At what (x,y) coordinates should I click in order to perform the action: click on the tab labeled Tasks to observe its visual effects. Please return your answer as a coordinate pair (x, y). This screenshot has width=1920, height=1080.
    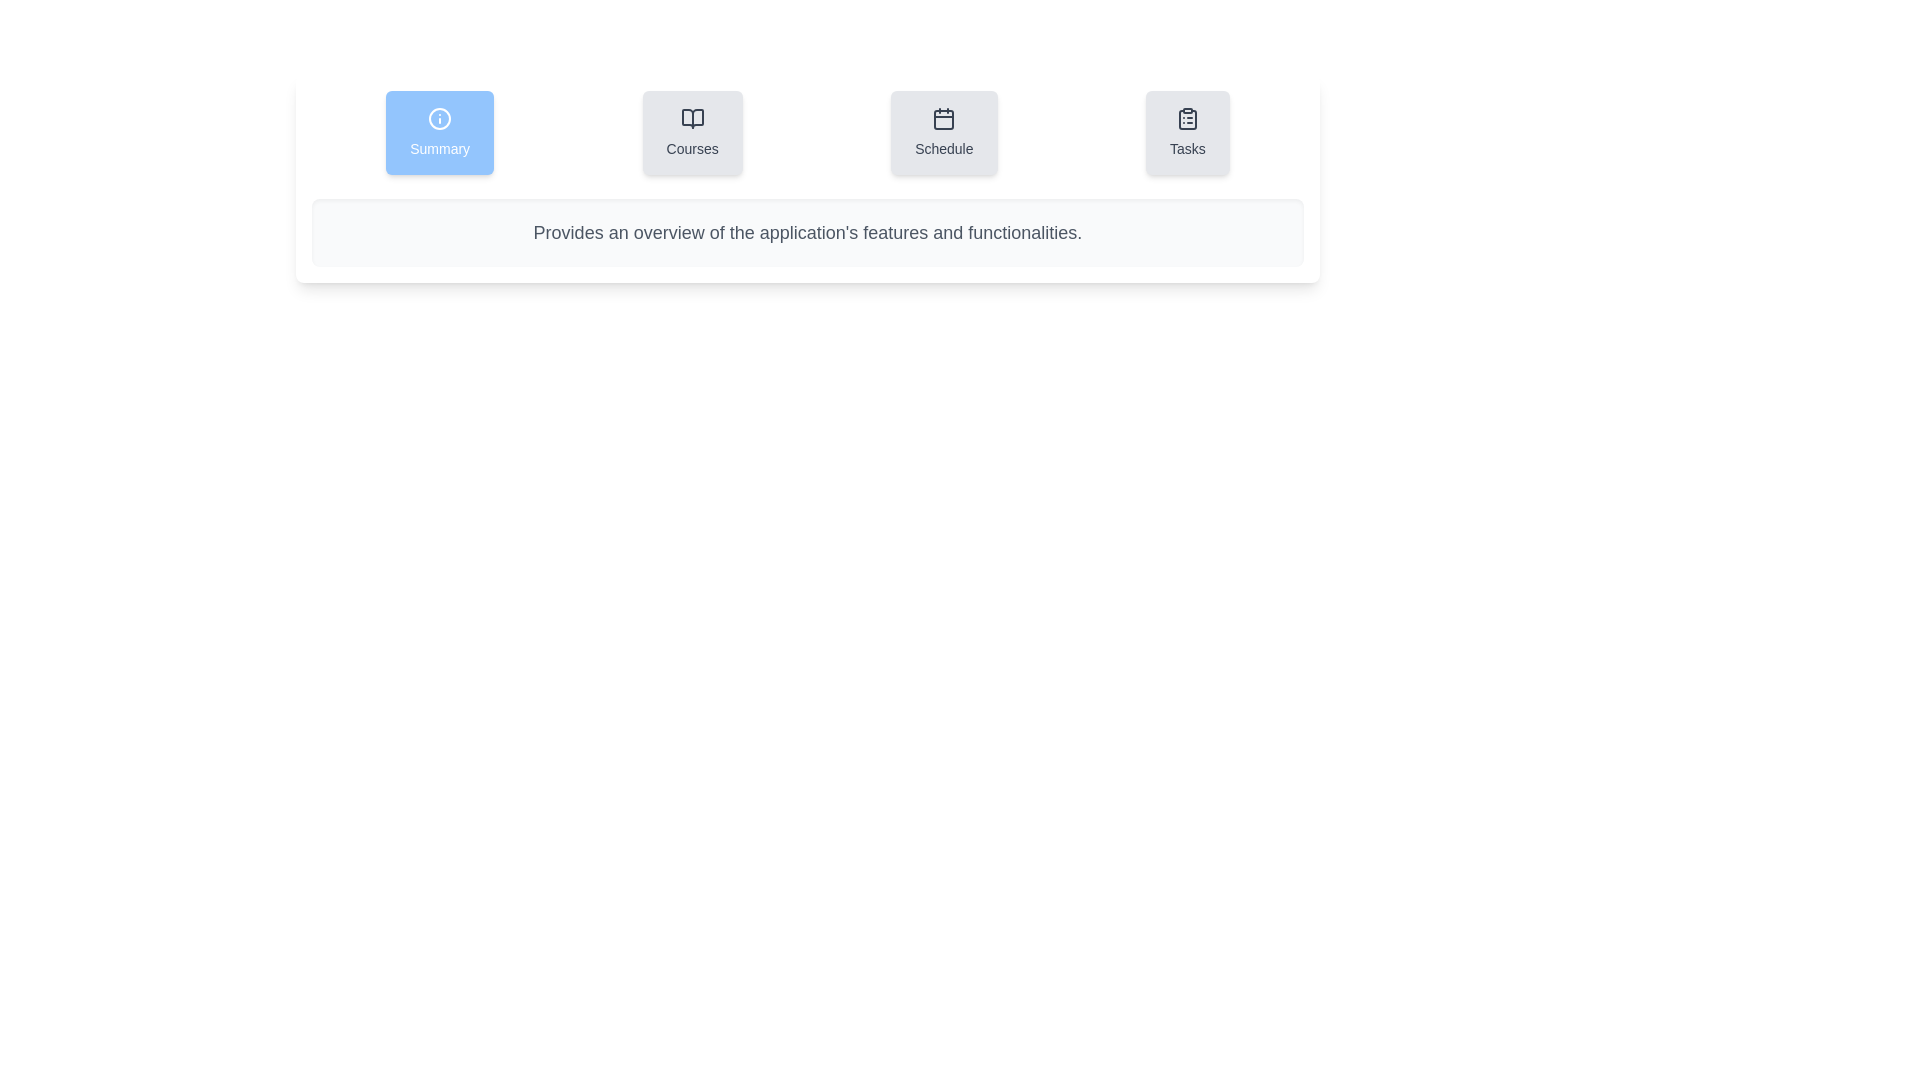
    Looking at the image, I should click on (1188, 132).